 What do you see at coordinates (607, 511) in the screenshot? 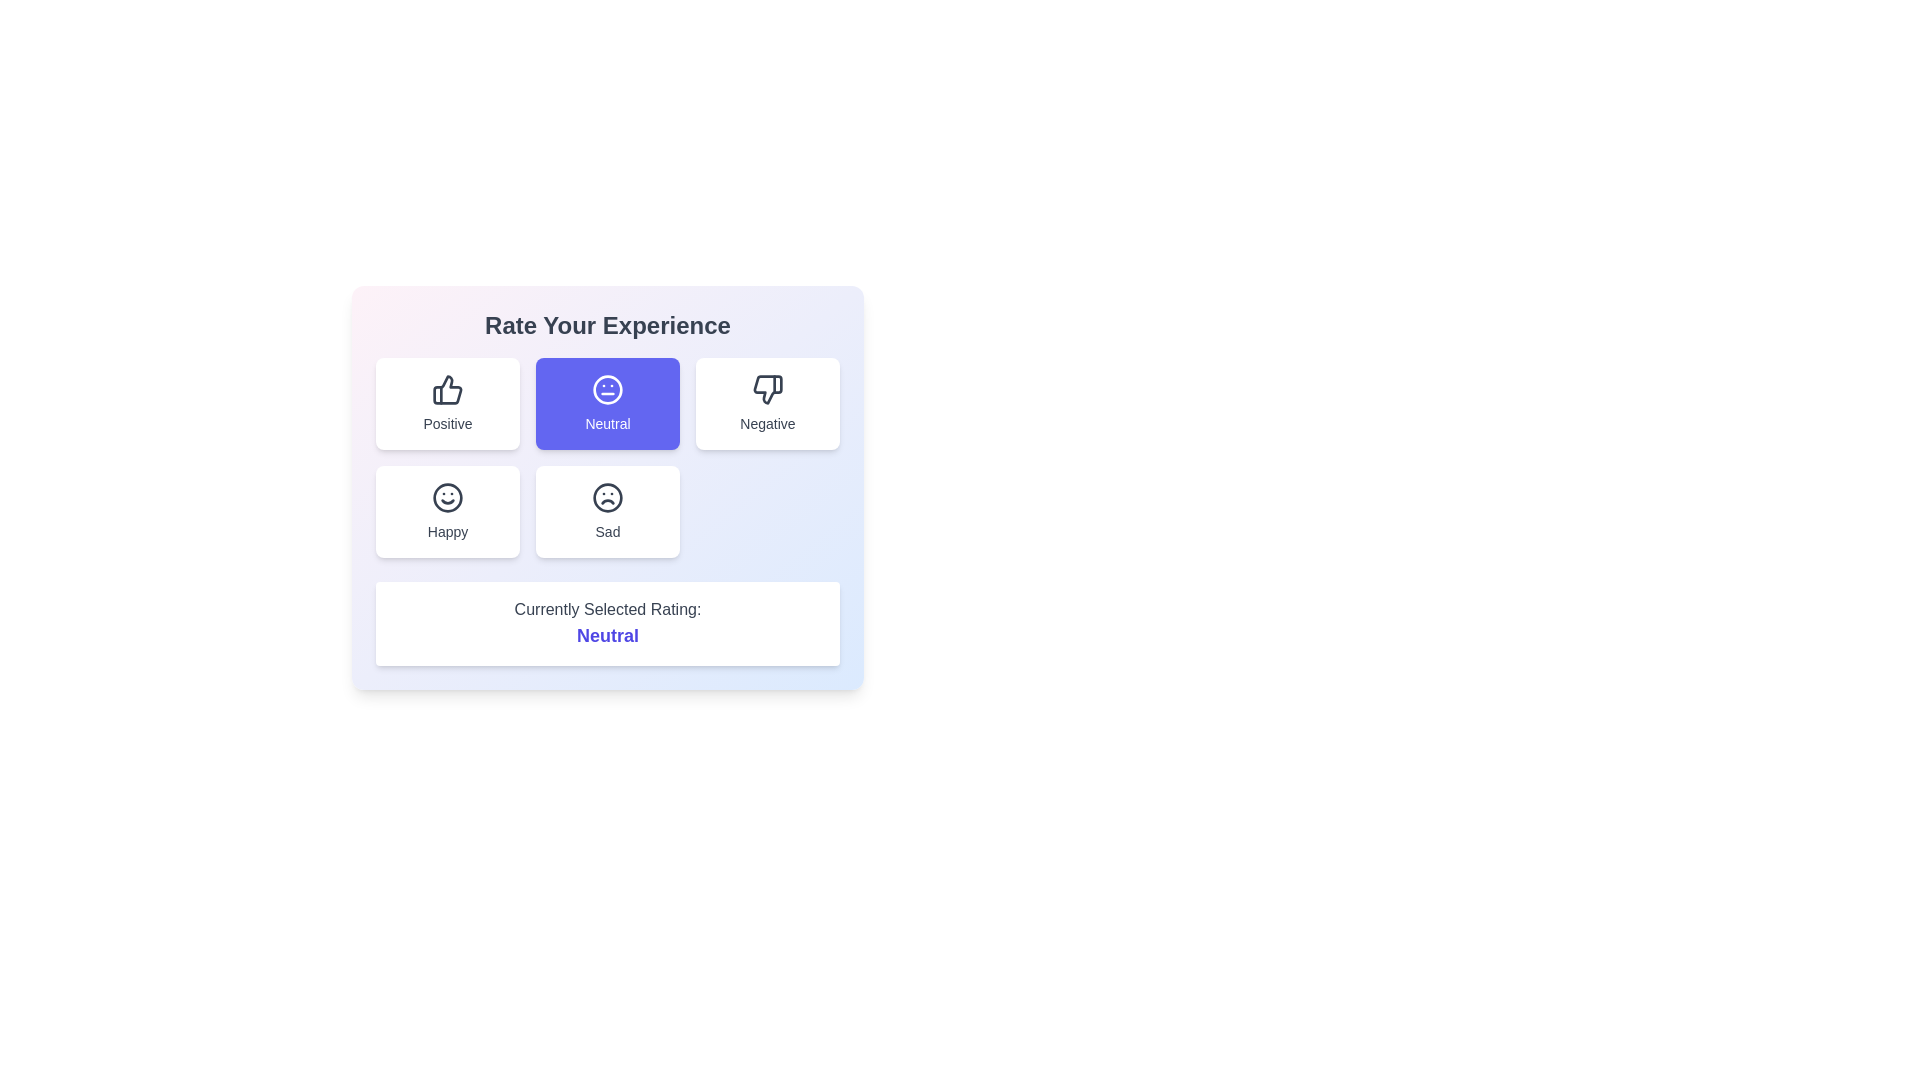
I see `the button labeled Sad to see its hover effect` at bounding box center [607, 511].